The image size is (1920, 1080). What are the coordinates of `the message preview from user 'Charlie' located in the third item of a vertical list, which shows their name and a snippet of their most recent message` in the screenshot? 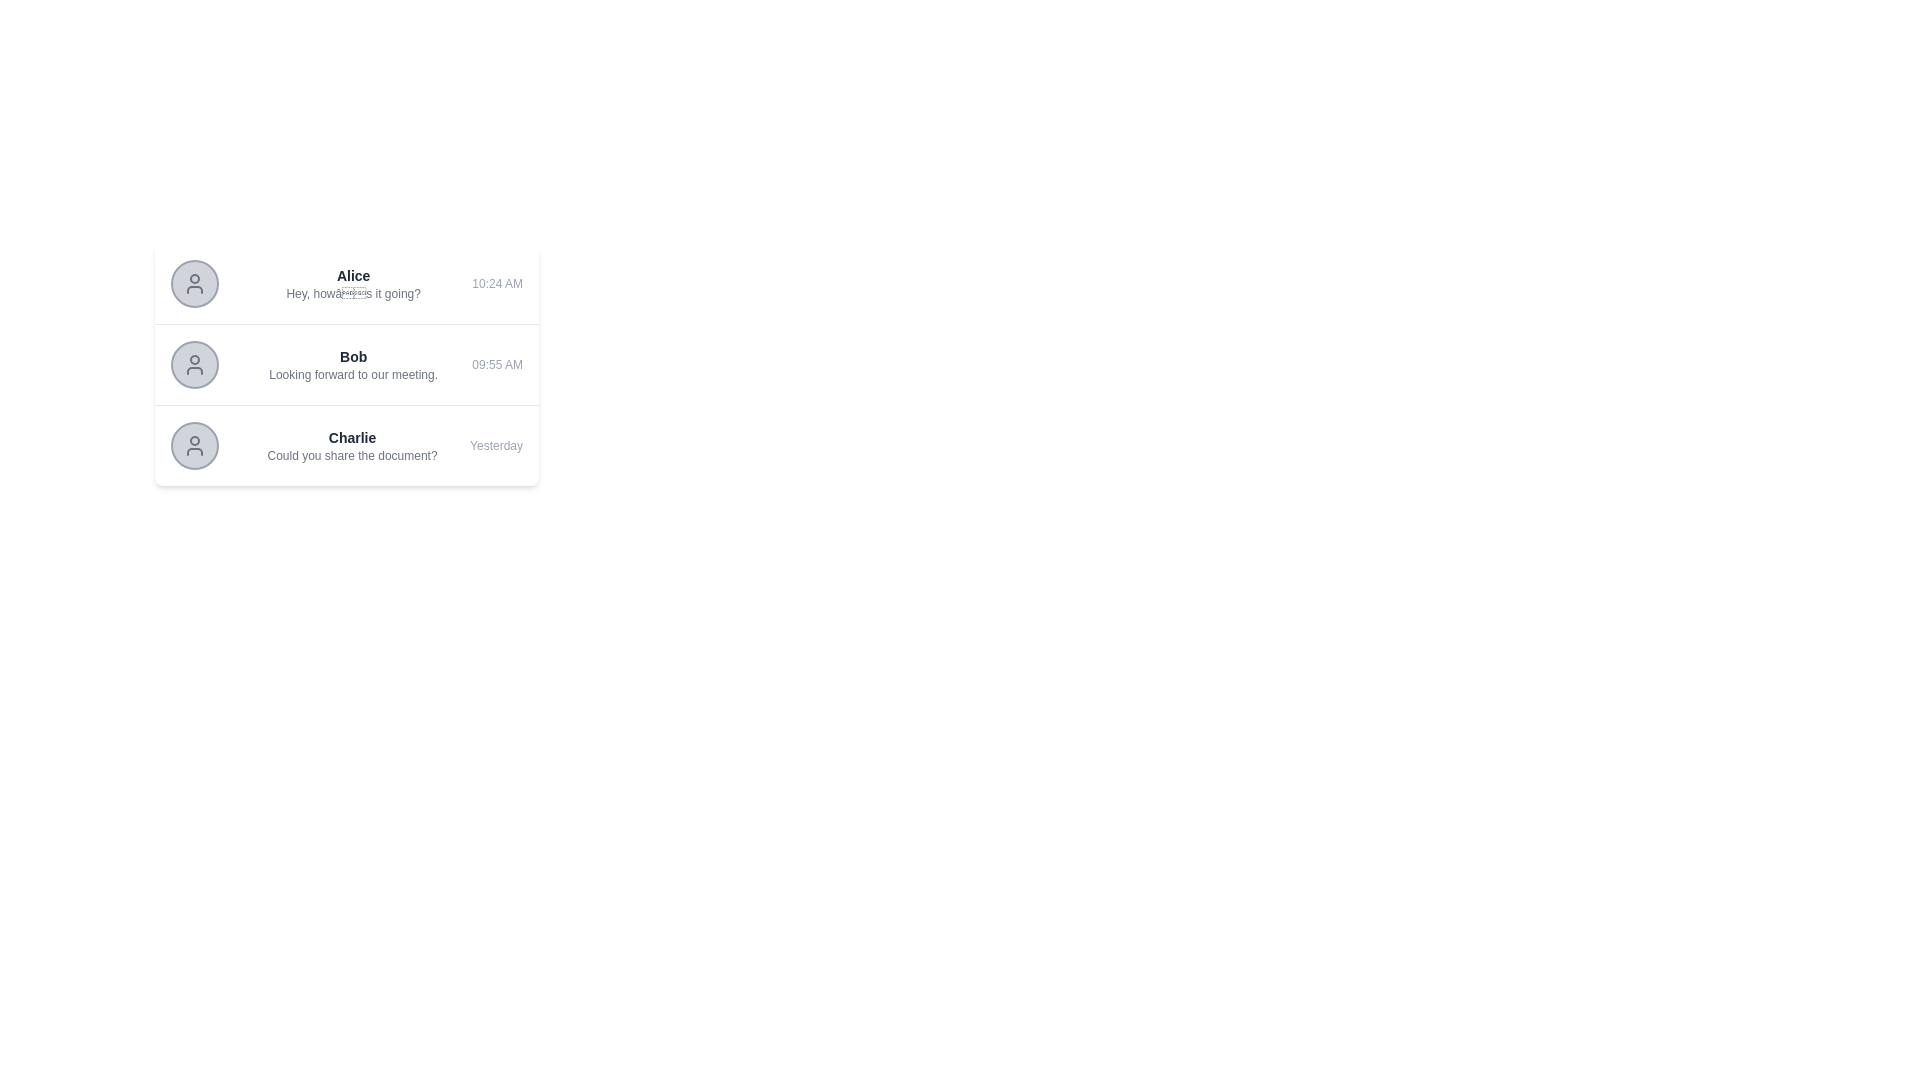 It's located at (352, 445).